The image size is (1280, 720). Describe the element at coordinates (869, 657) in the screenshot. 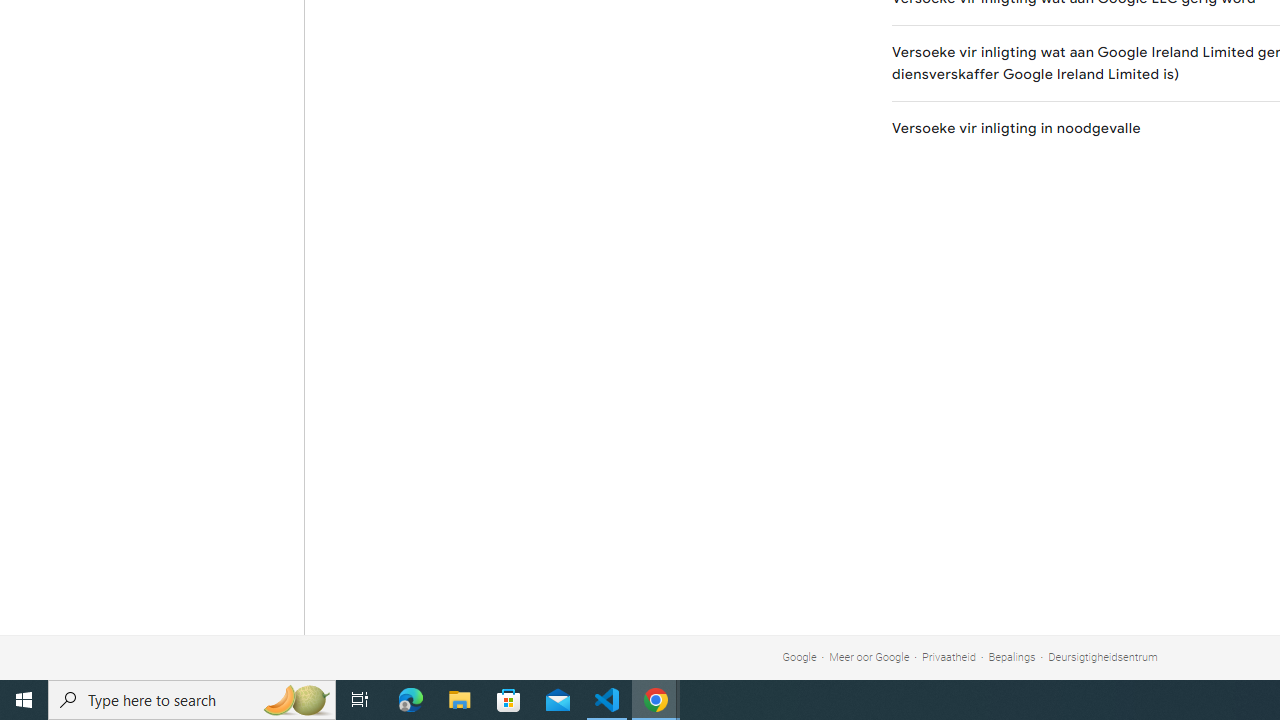

I see `'Meer oor Google'` at that location.